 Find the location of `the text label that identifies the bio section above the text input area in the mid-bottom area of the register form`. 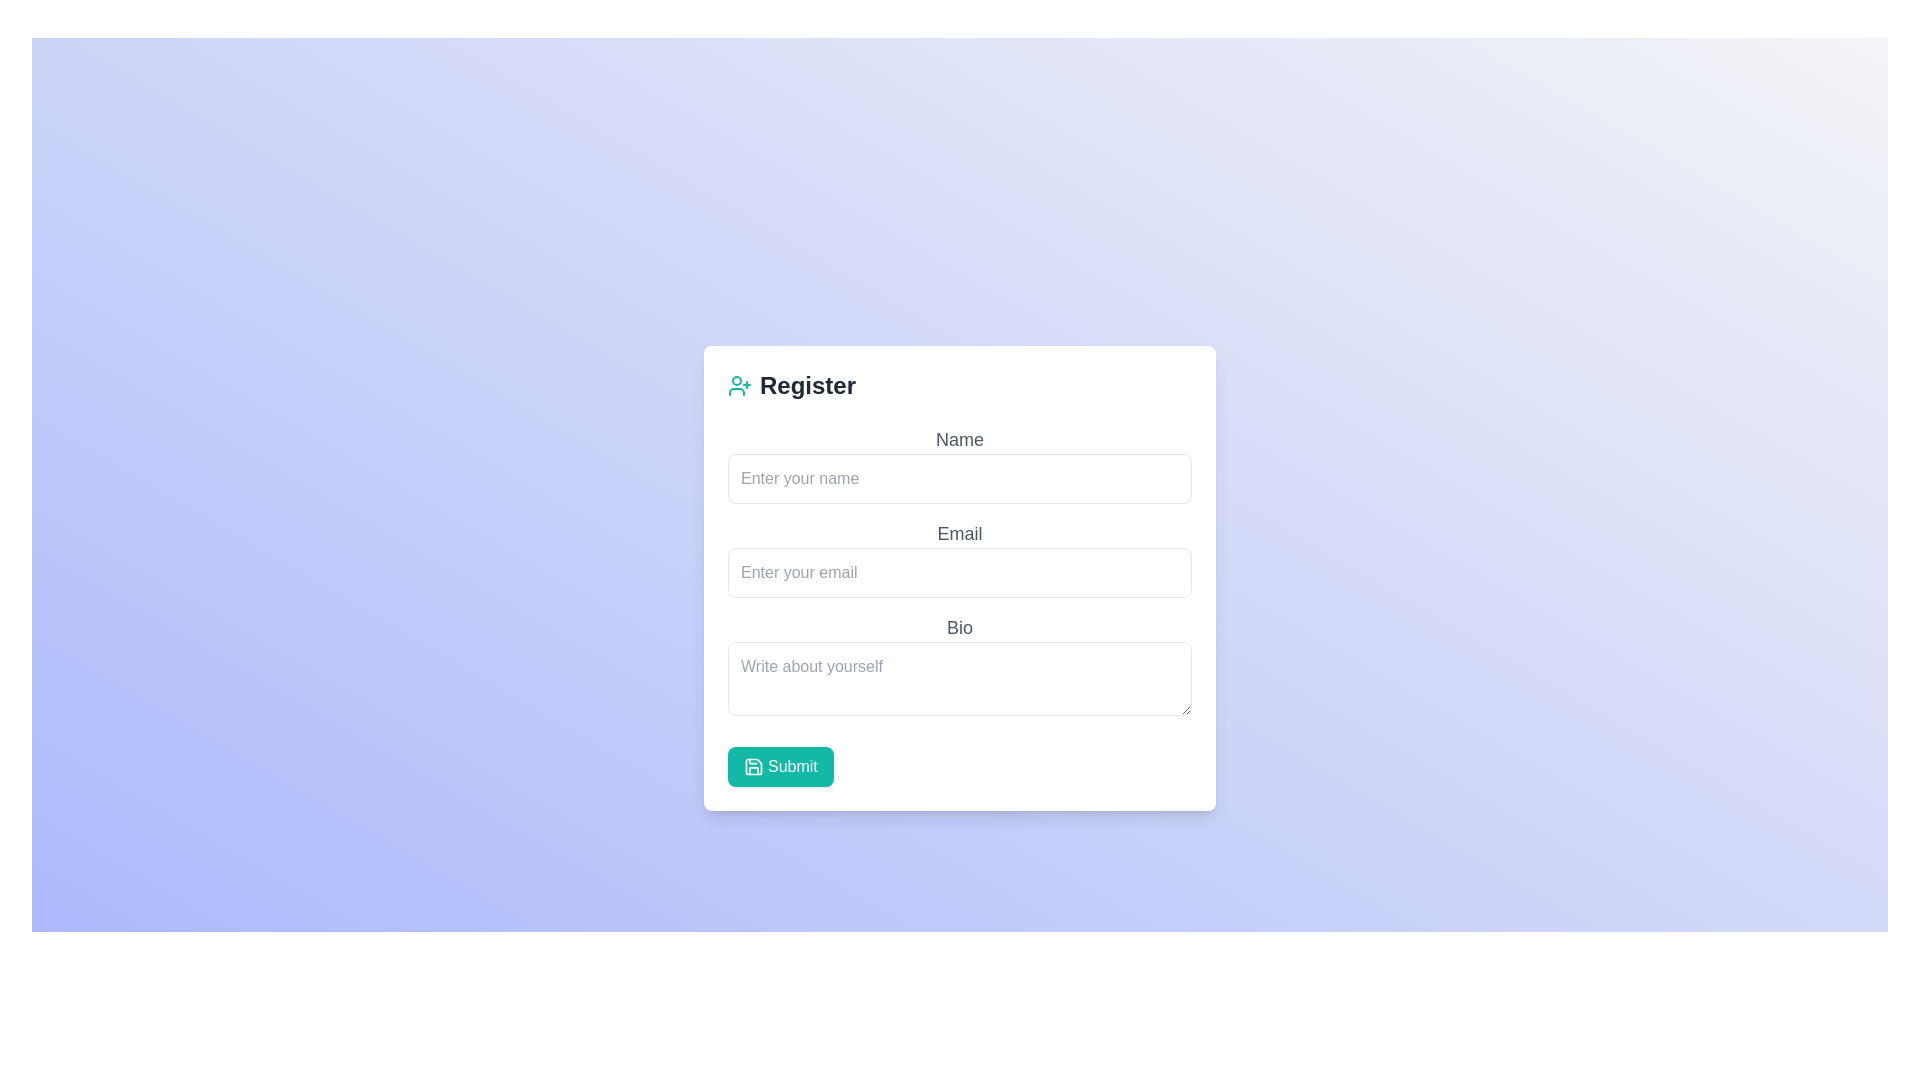

the text label that identifies the bio section above the text input area in the mid-bottom area of the register form is located at coordinates (960, 626).